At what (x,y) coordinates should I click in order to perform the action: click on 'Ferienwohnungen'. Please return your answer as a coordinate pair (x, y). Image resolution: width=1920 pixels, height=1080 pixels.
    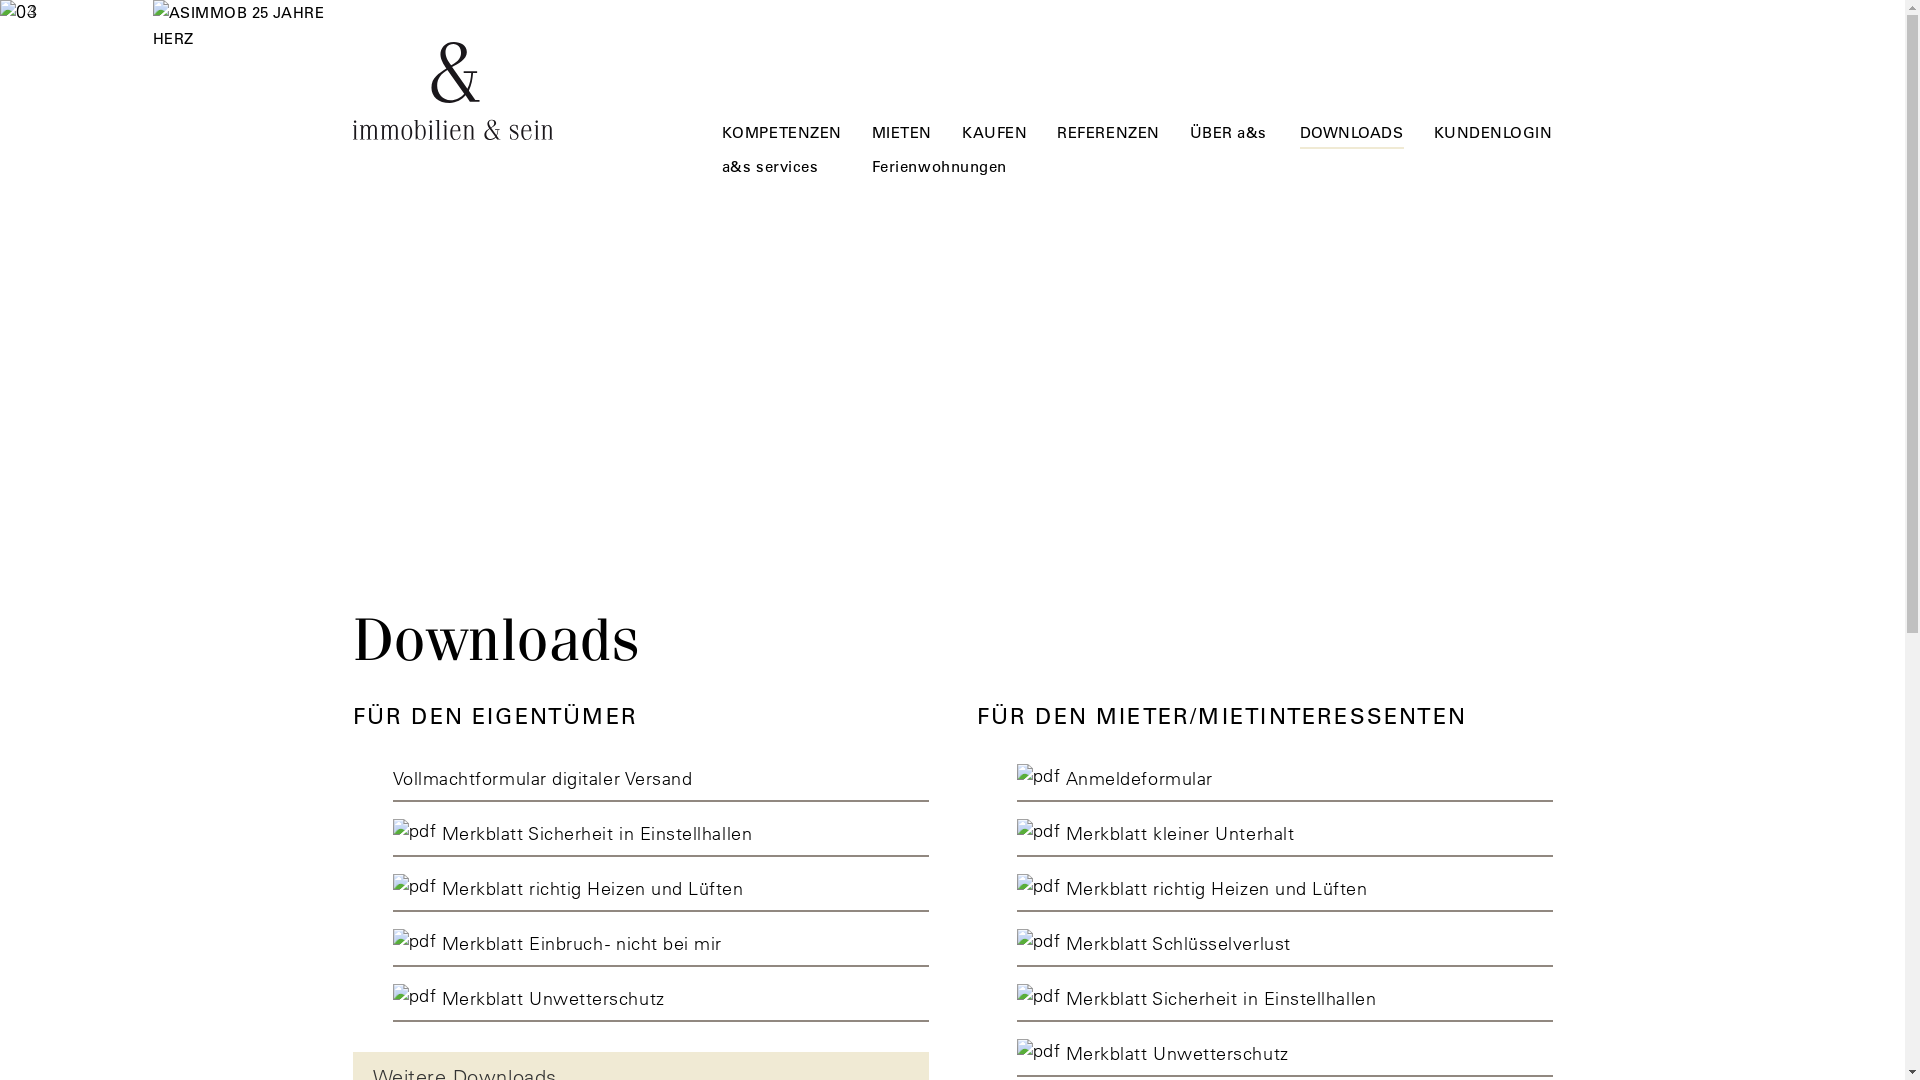
    Looking at the image, I should click on (938, 168).